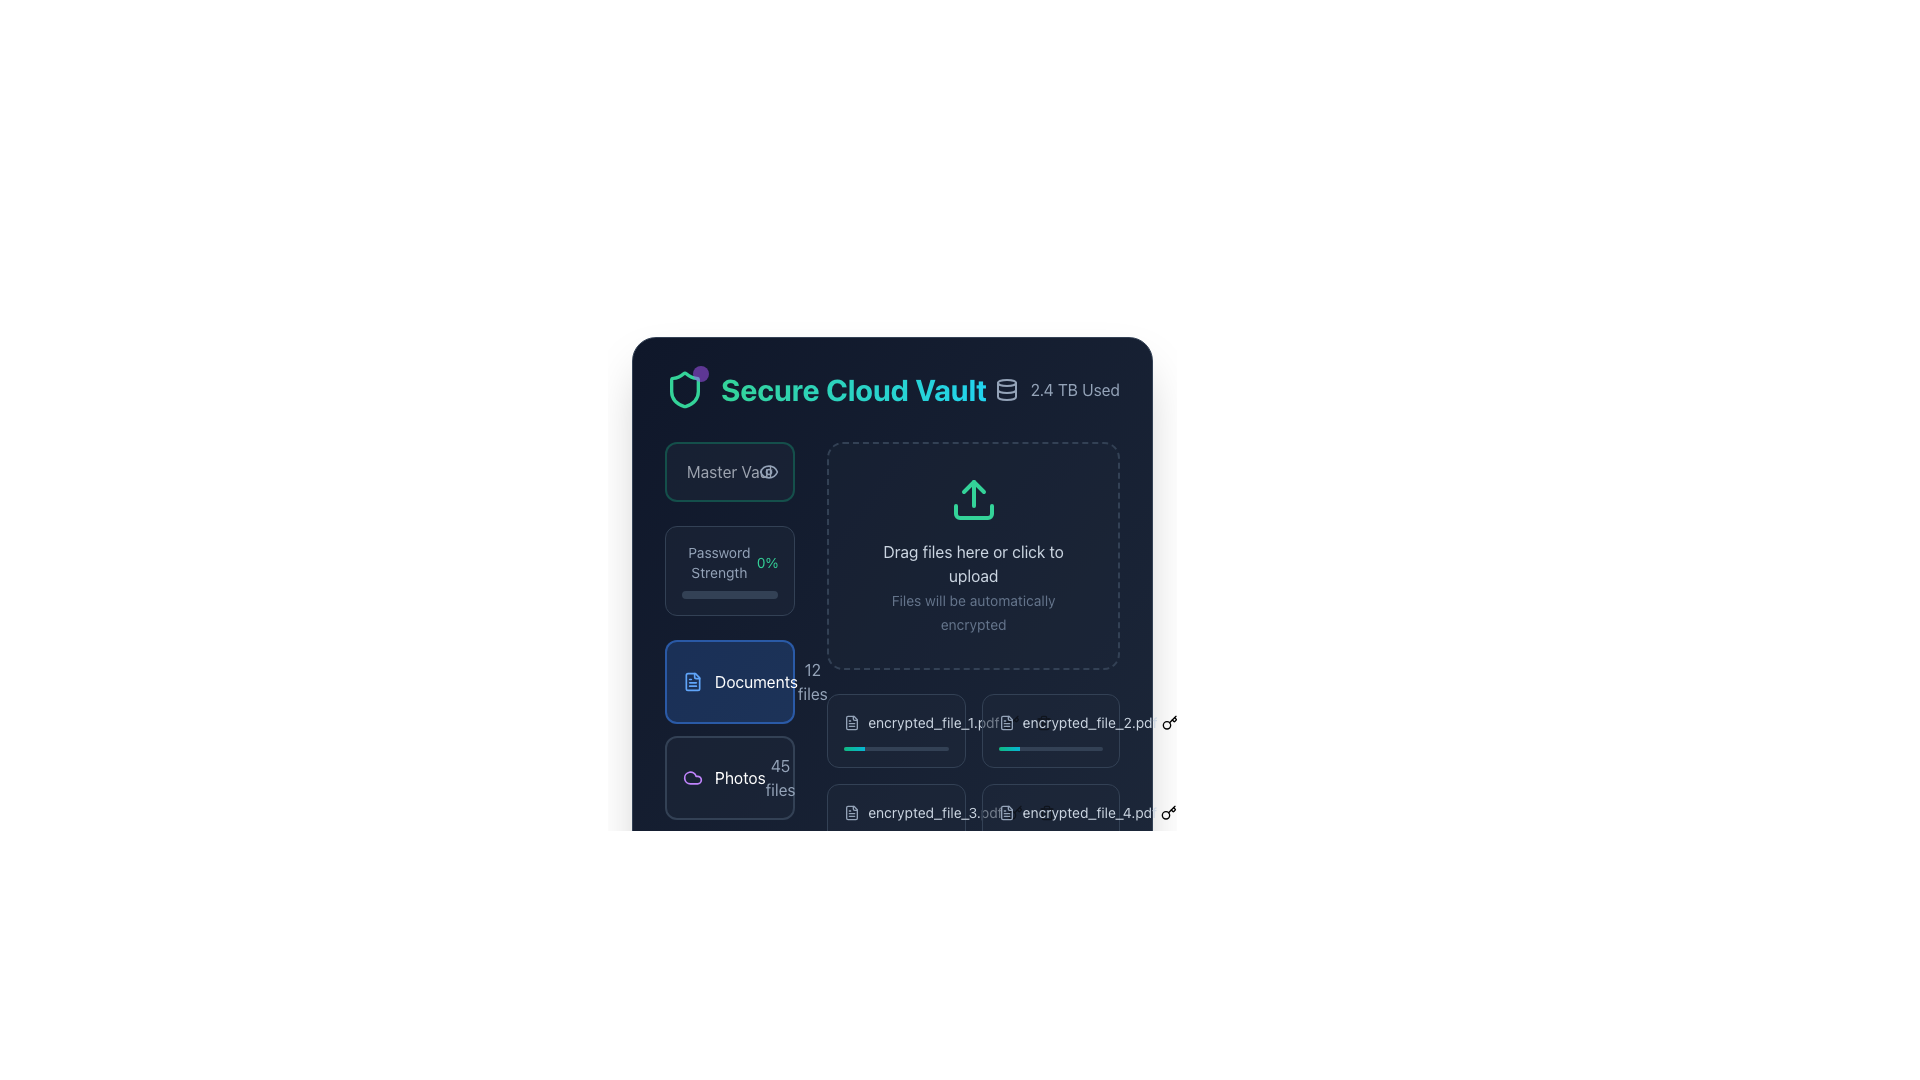 Image resolution: width=1920 pixels, height=1080 pixels. Describe the element at coordinates (1169, 813) in the screenshot. I see `the interactive key-shaped icon located at the bottom right corner of the panel` at that location.